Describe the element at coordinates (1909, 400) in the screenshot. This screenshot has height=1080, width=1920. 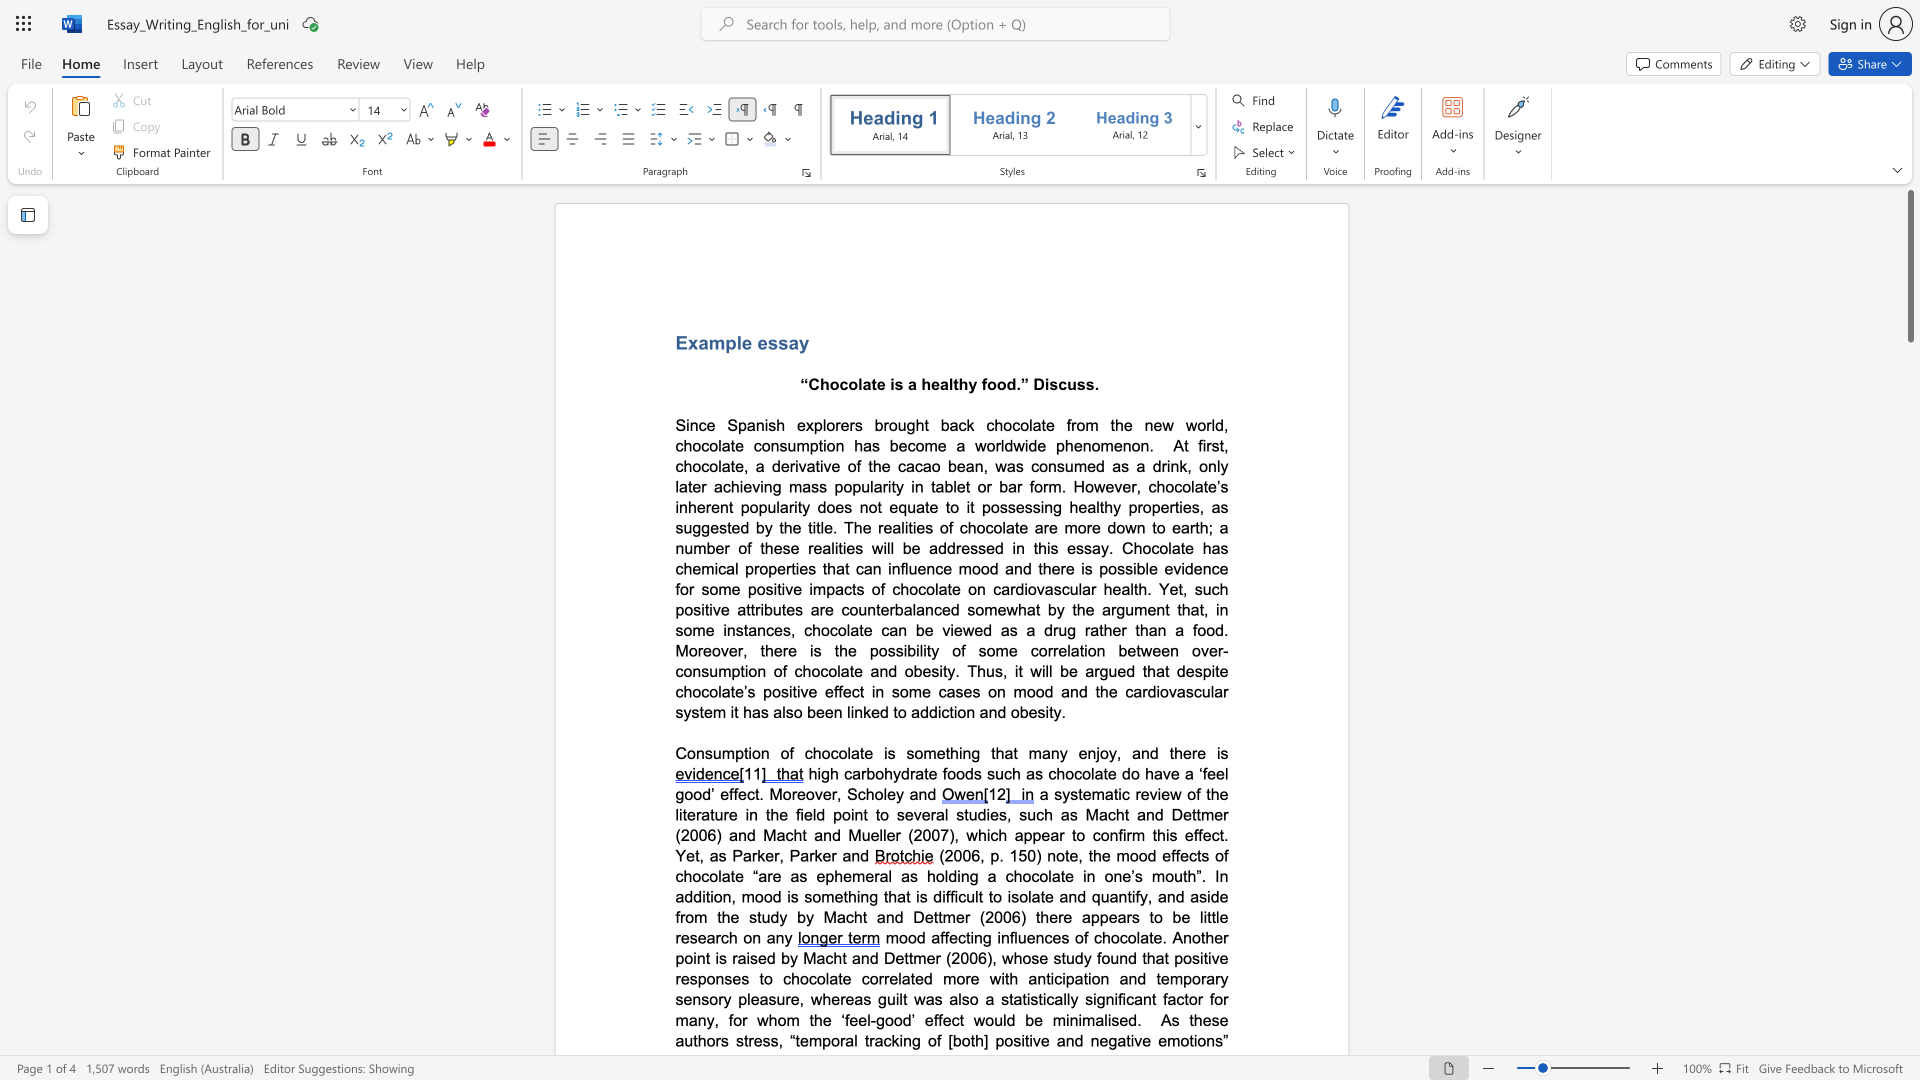
I see `the scrollbar on the right to shift the page lower` at that location.